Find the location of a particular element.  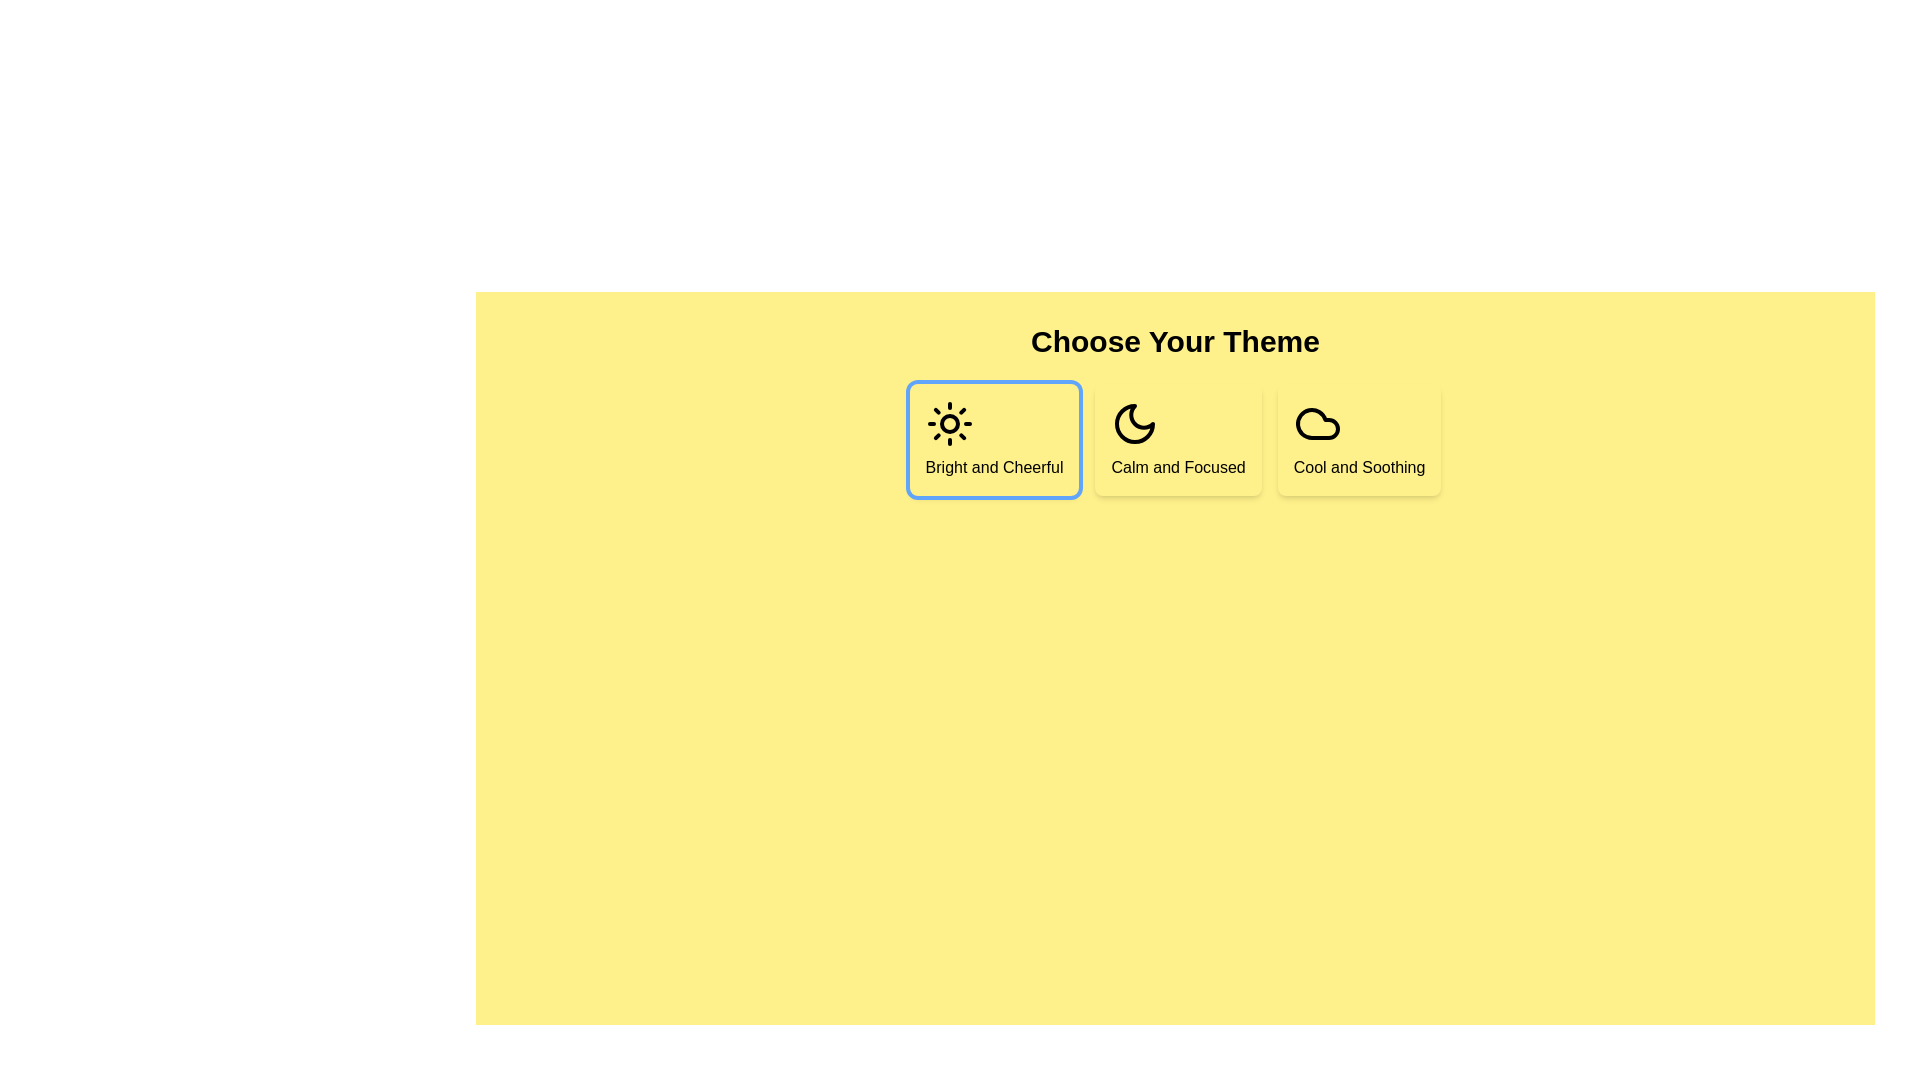

the button corresponding to the theme 'Bright and Cheerful' is located at coordinates (994, 438).